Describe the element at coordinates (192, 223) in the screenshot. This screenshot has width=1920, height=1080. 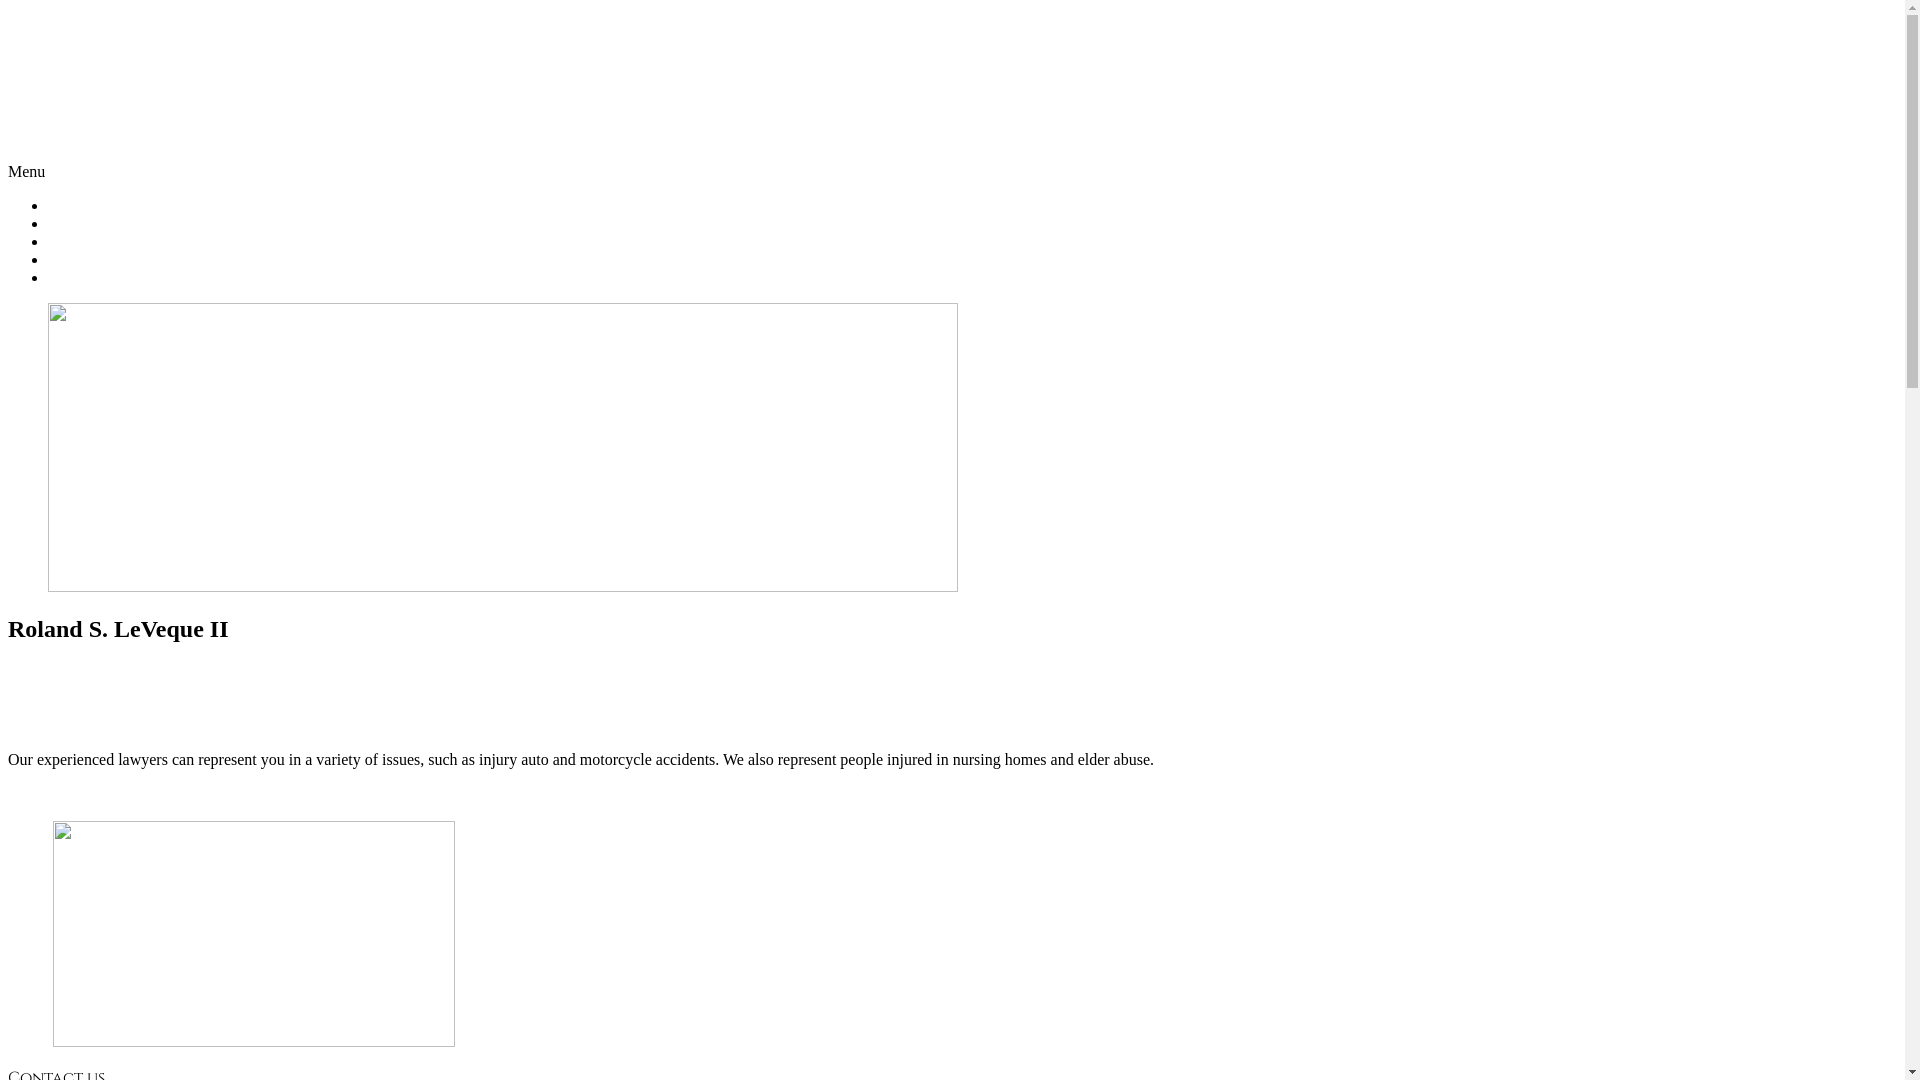
I see `'AUTO AND MOTORCYCLE ACCIDENTS'` at that location.